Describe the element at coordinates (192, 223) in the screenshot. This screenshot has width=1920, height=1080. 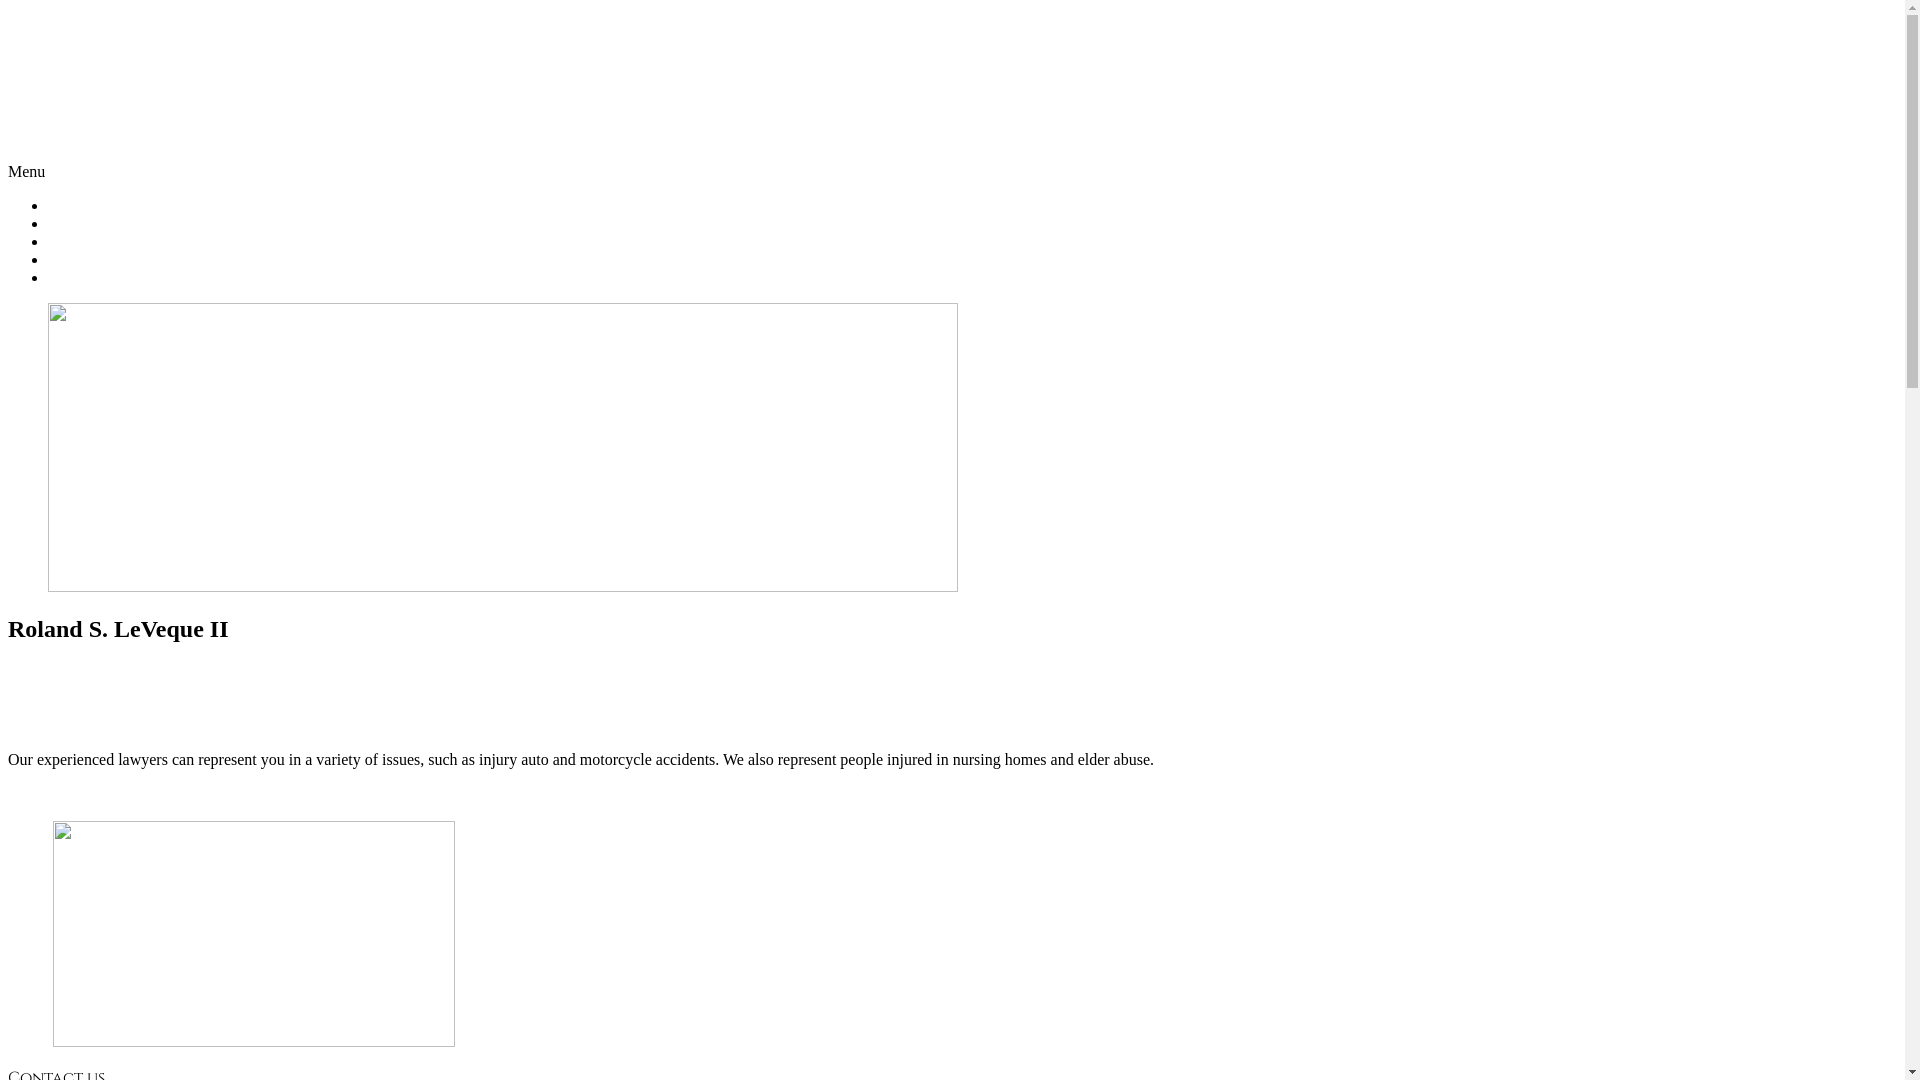
I see `'AUTO AND MOTORCYCLE ACCIDENTS'` at that location.